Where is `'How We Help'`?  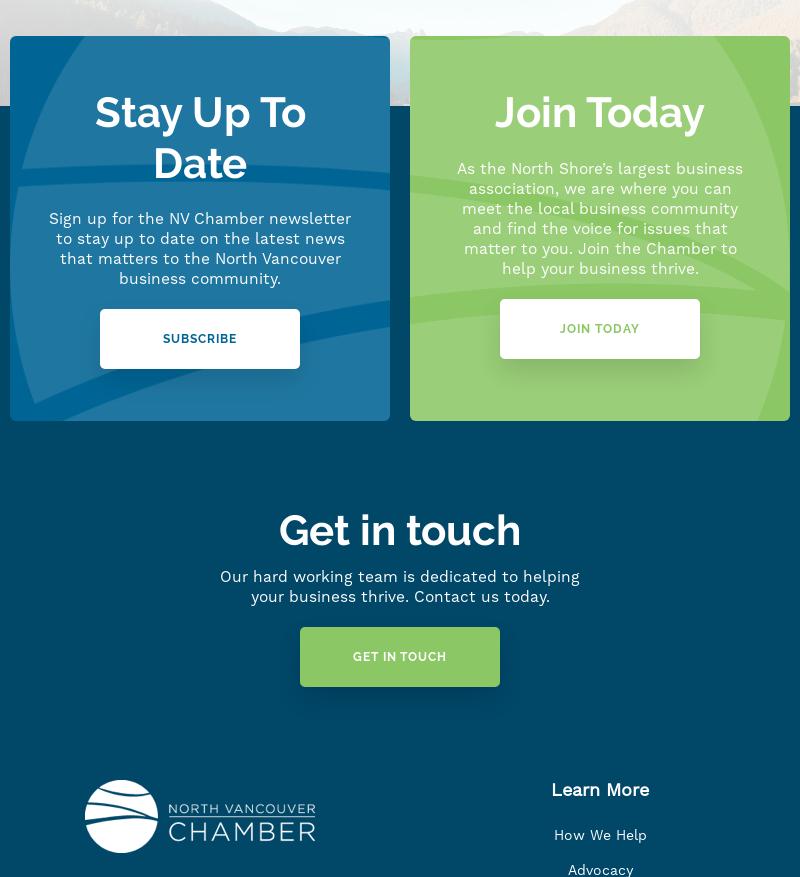 'How We Help' is located at coordinates (598, 834).